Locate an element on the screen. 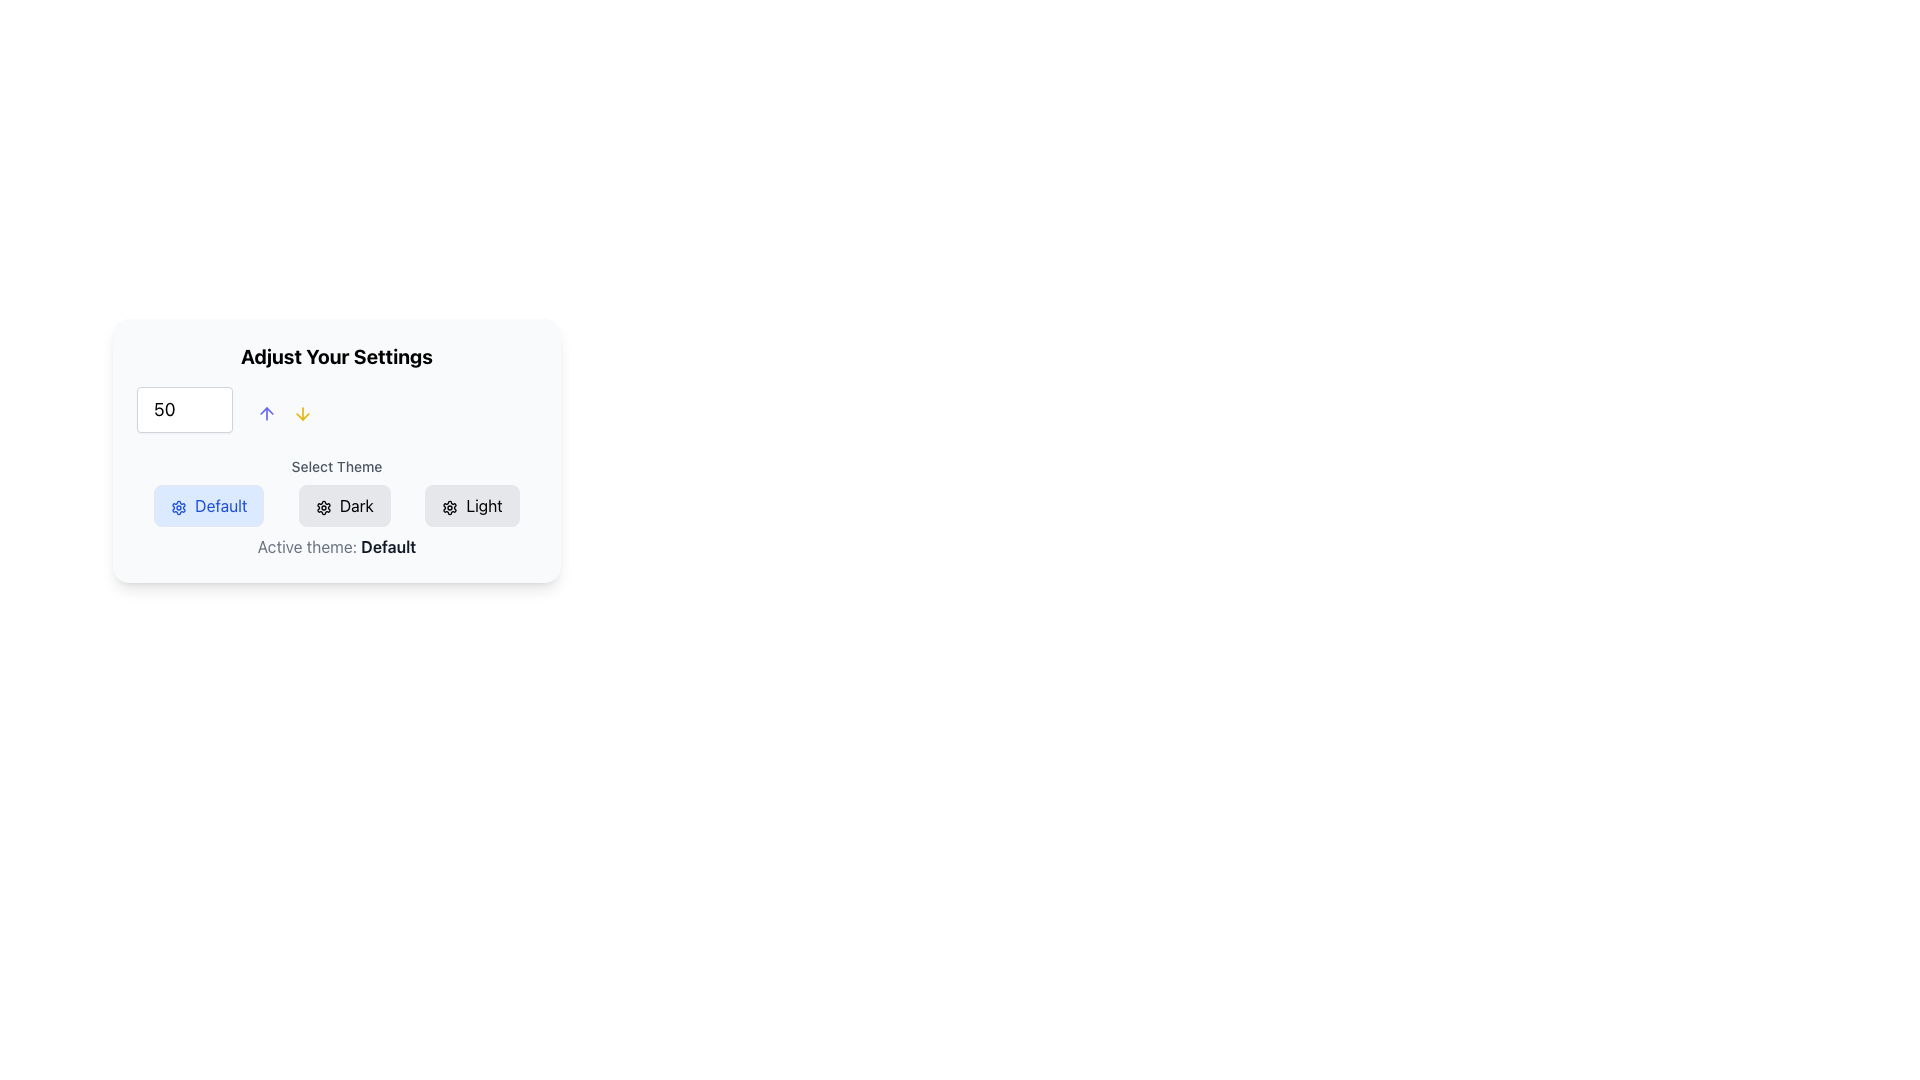 The width and height of the screenshot is (1920, 1080). the 'Light' theme button, which is the third button under the 'Select Theme' label is located at coordinates (471, 504).